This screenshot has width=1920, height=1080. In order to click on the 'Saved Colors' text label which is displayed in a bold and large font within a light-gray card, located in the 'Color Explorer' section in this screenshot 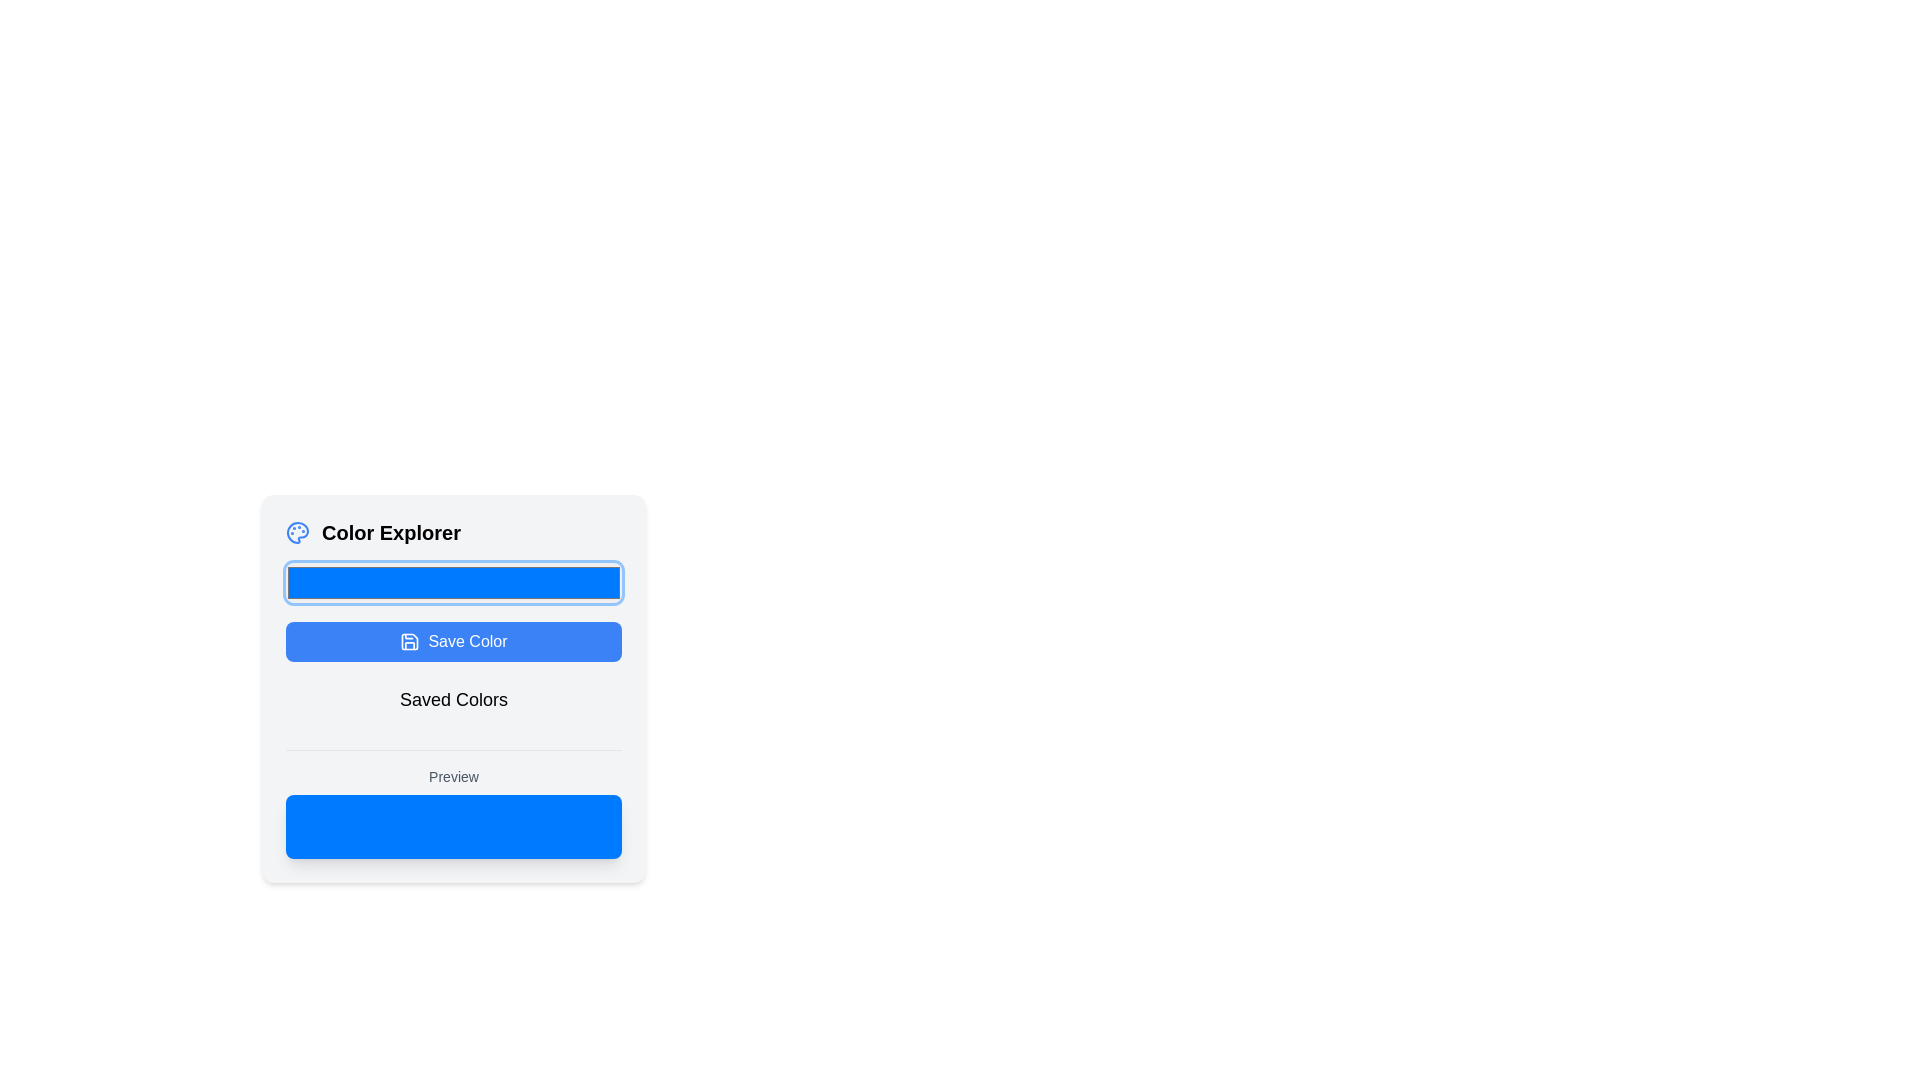, I will do `click(453, 704)`.